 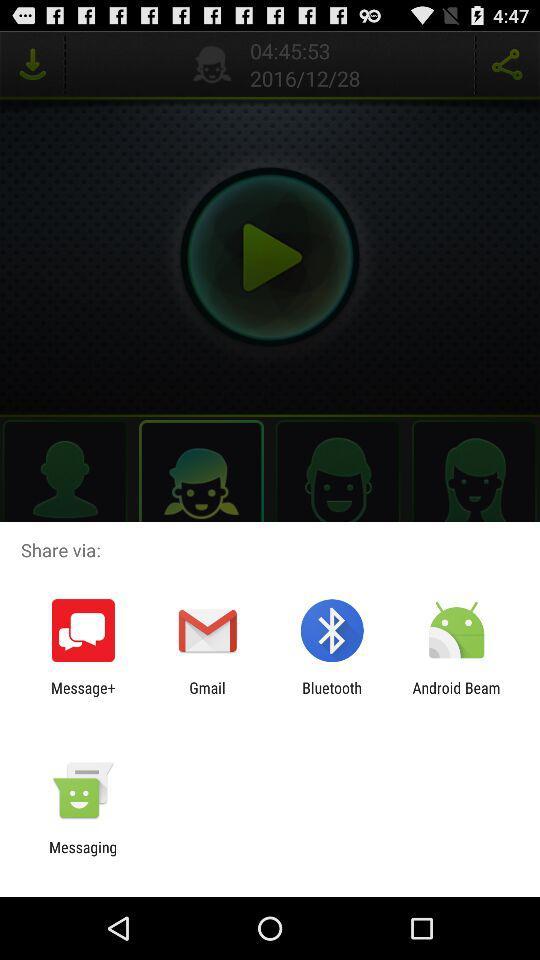 I want to click on gmail icon, so click(x=206, y=696).